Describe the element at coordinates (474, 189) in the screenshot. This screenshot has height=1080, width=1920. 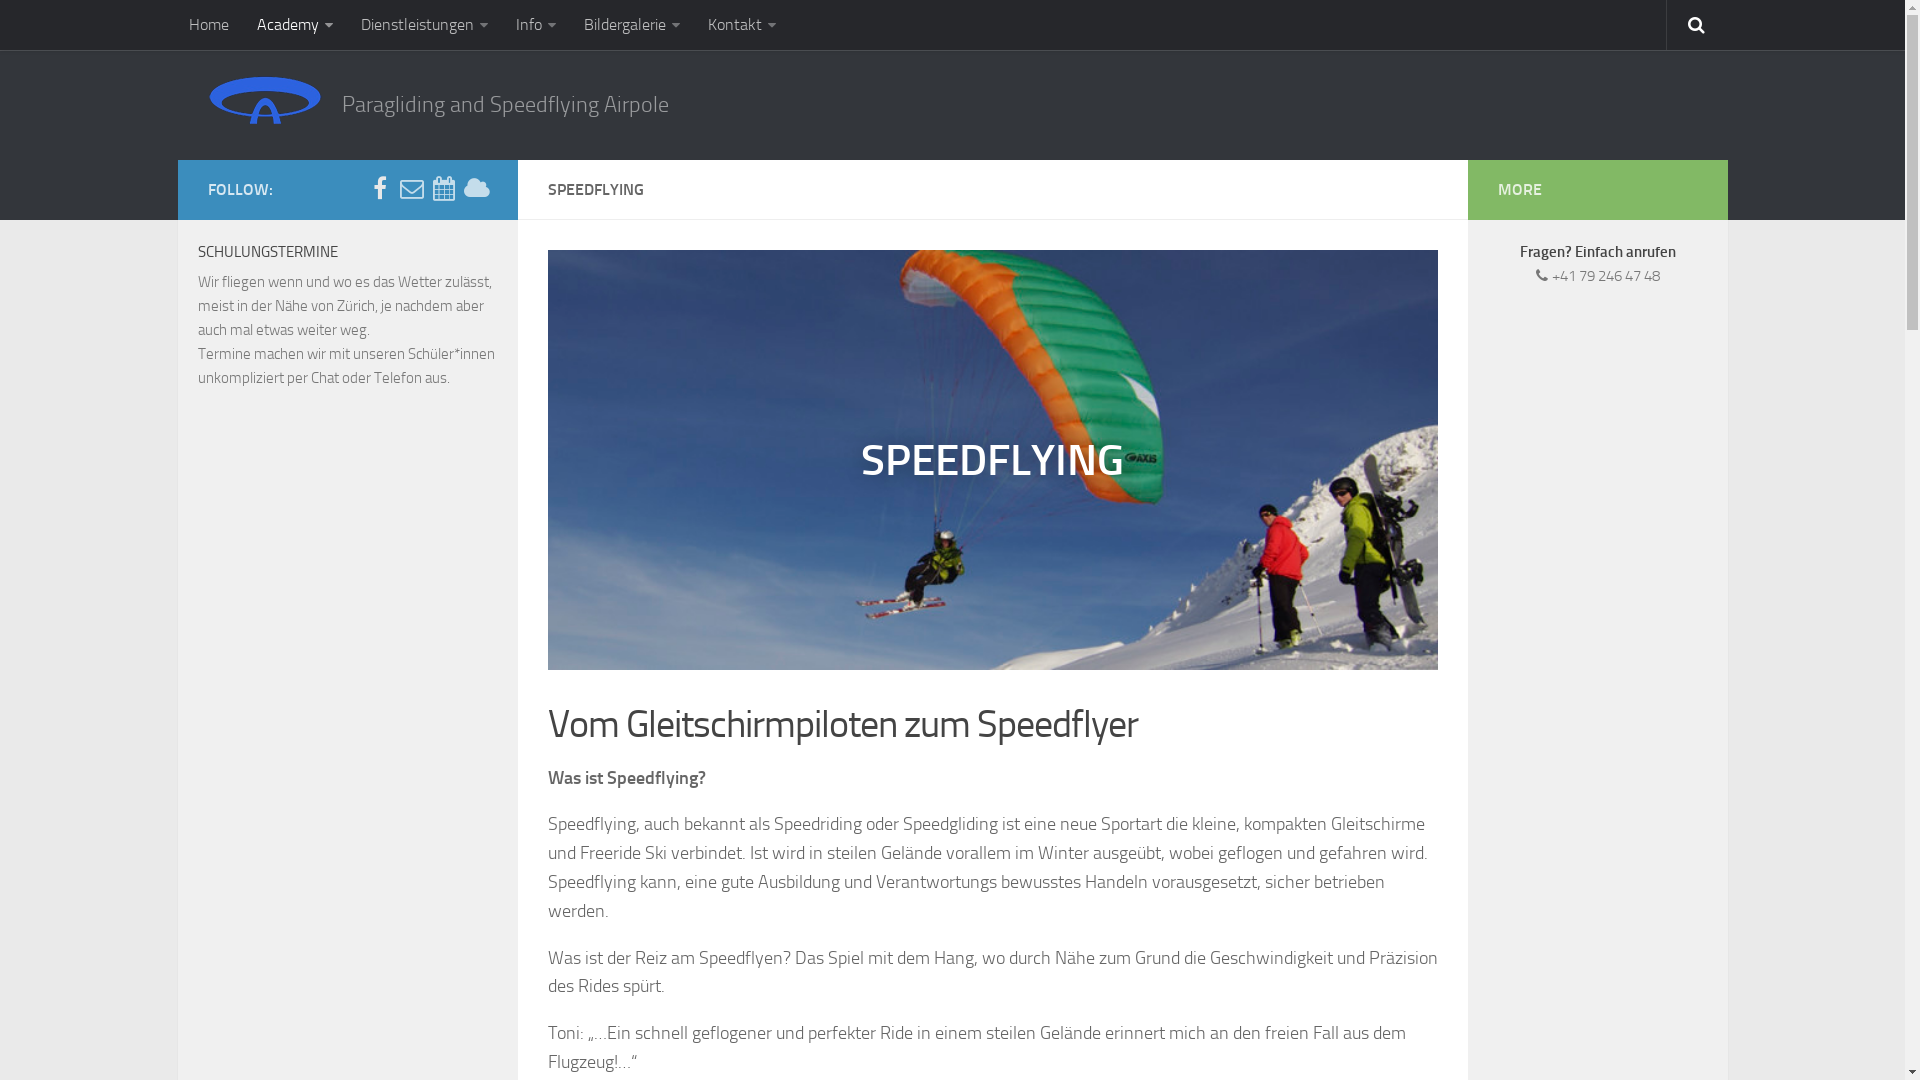
I see `'Meteo'` at that location.